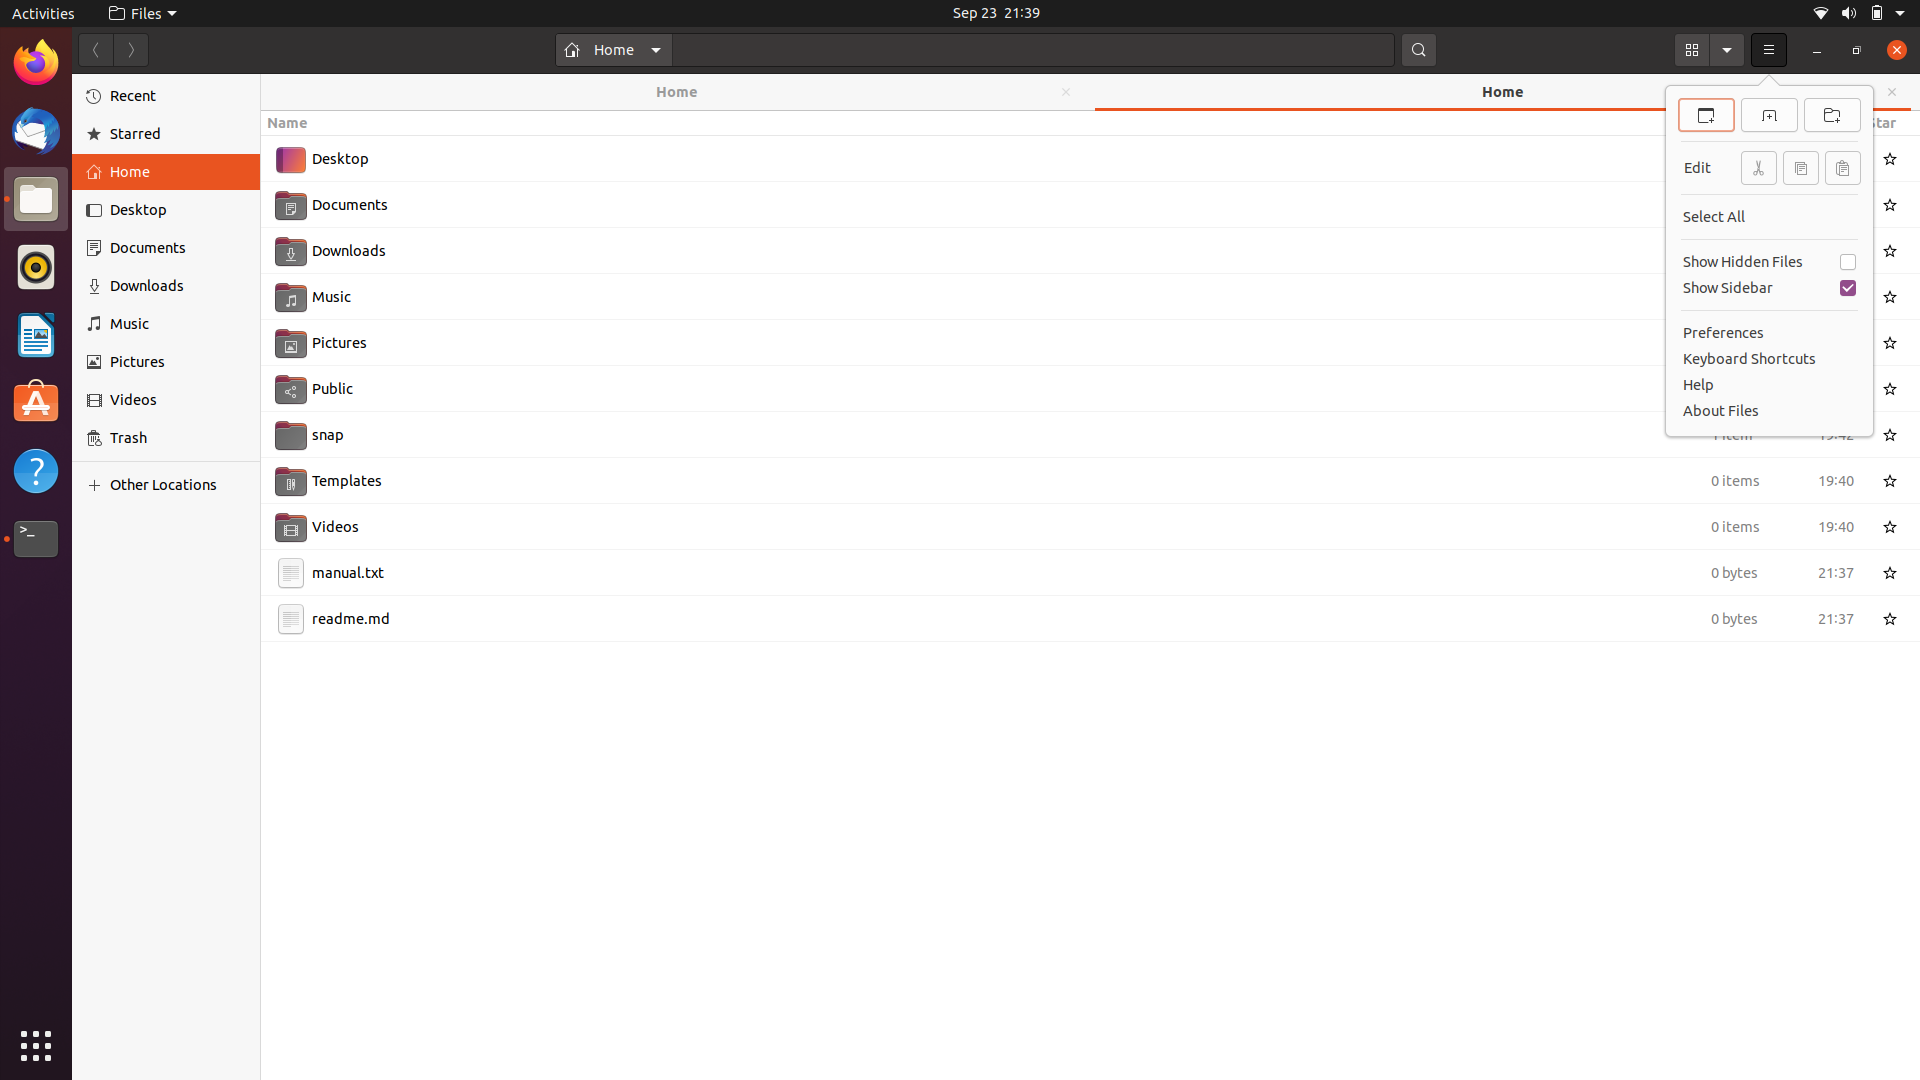 This screenshot has height=1080, width=1920. I want to click on the "Help" section with mouse click, so click(1767, 384).